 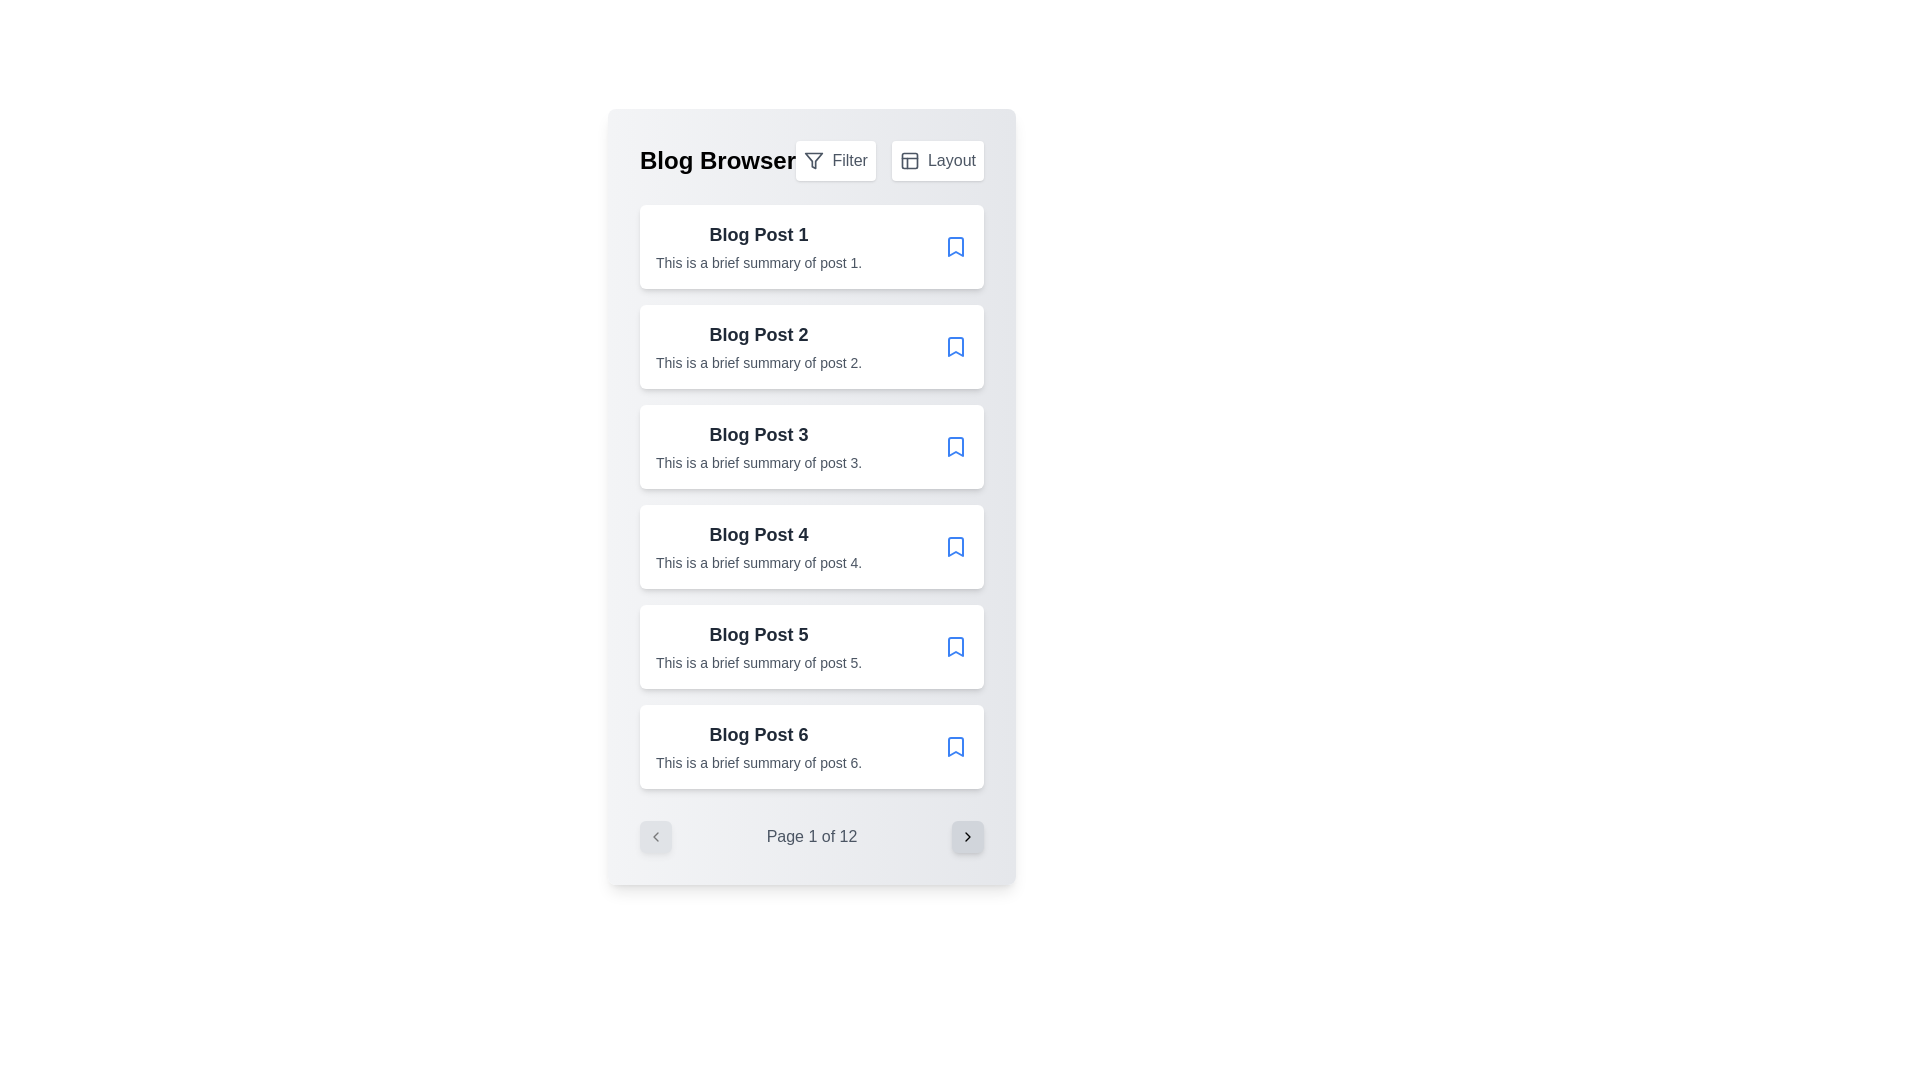 I want to click on the text label that reads 'Filter', which is positioned centrally within the top bar of the interface next to a filter icon, so click(x=850, y=160).